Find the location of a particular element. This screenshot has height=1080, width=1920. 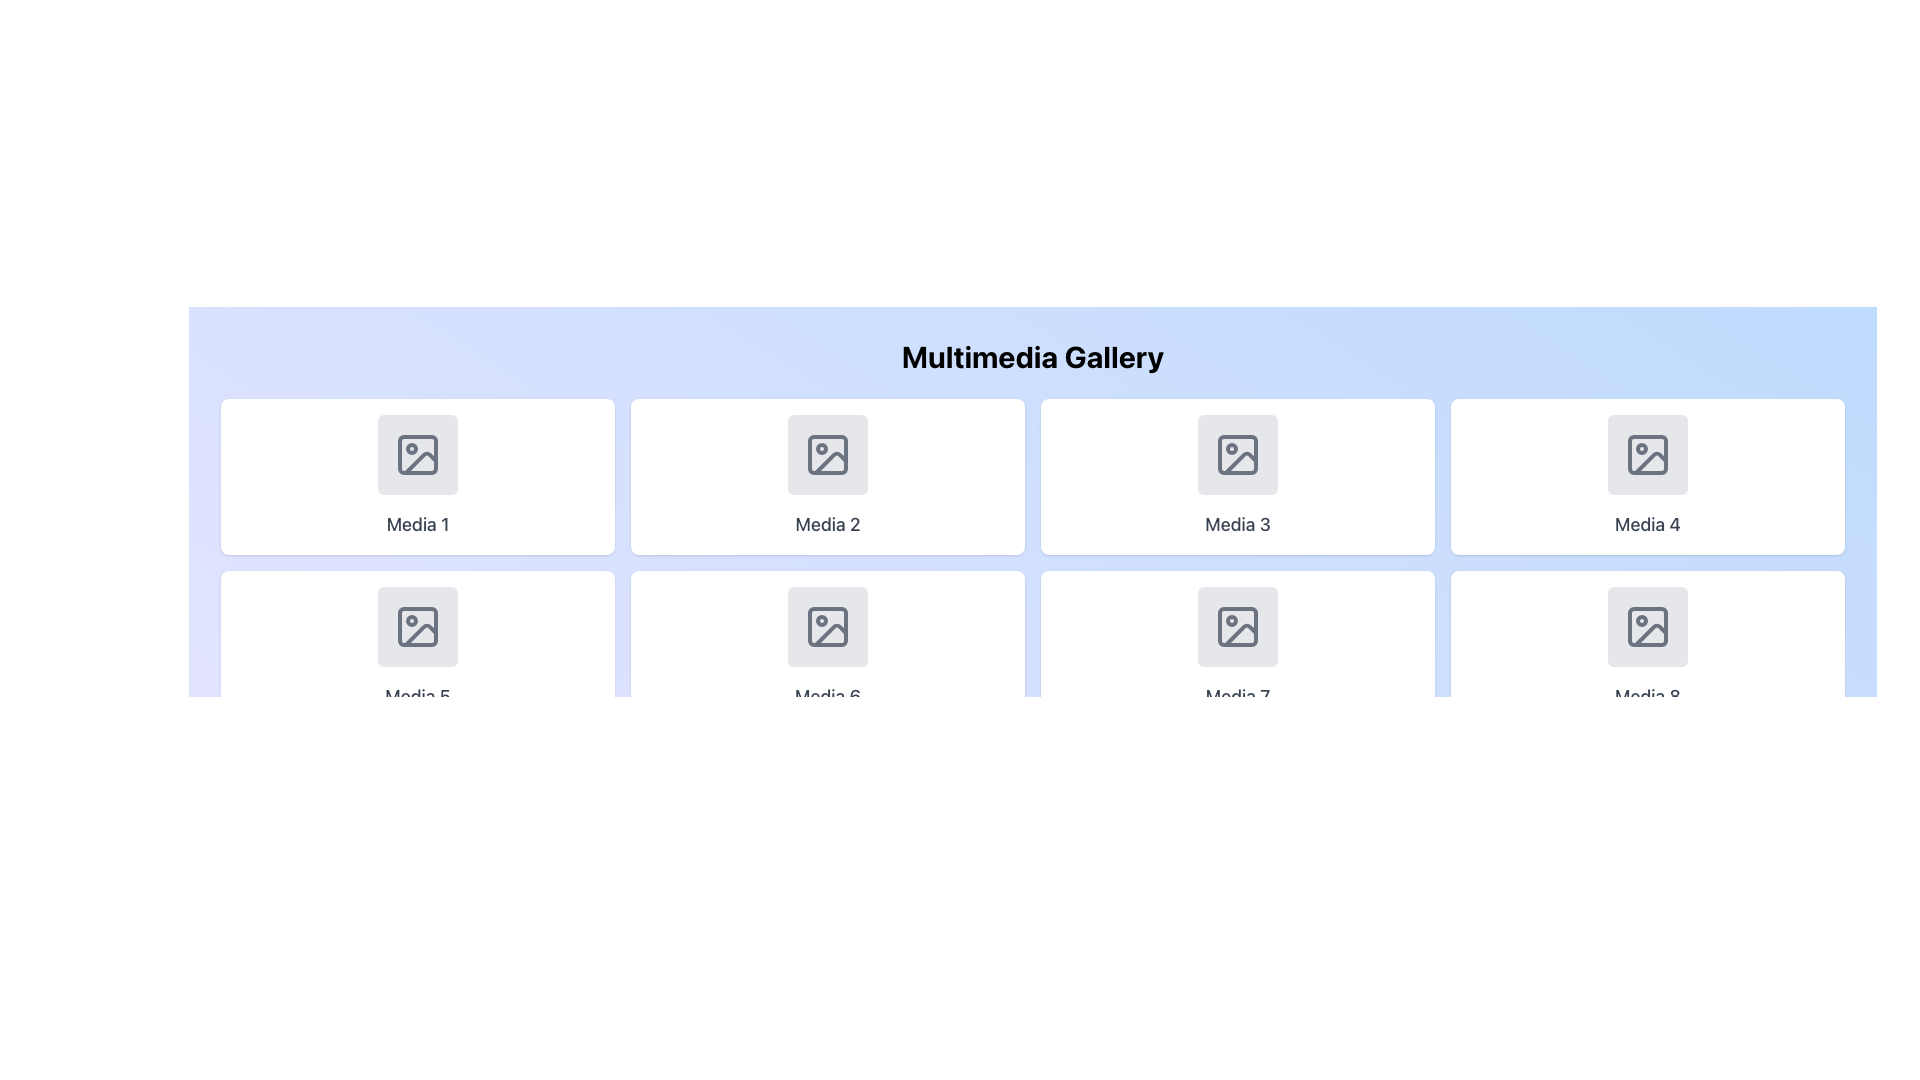

the Decorative placeholder icon resembling a photo frame located under the 'Media 7' label is located at coordinates (1237, 626).